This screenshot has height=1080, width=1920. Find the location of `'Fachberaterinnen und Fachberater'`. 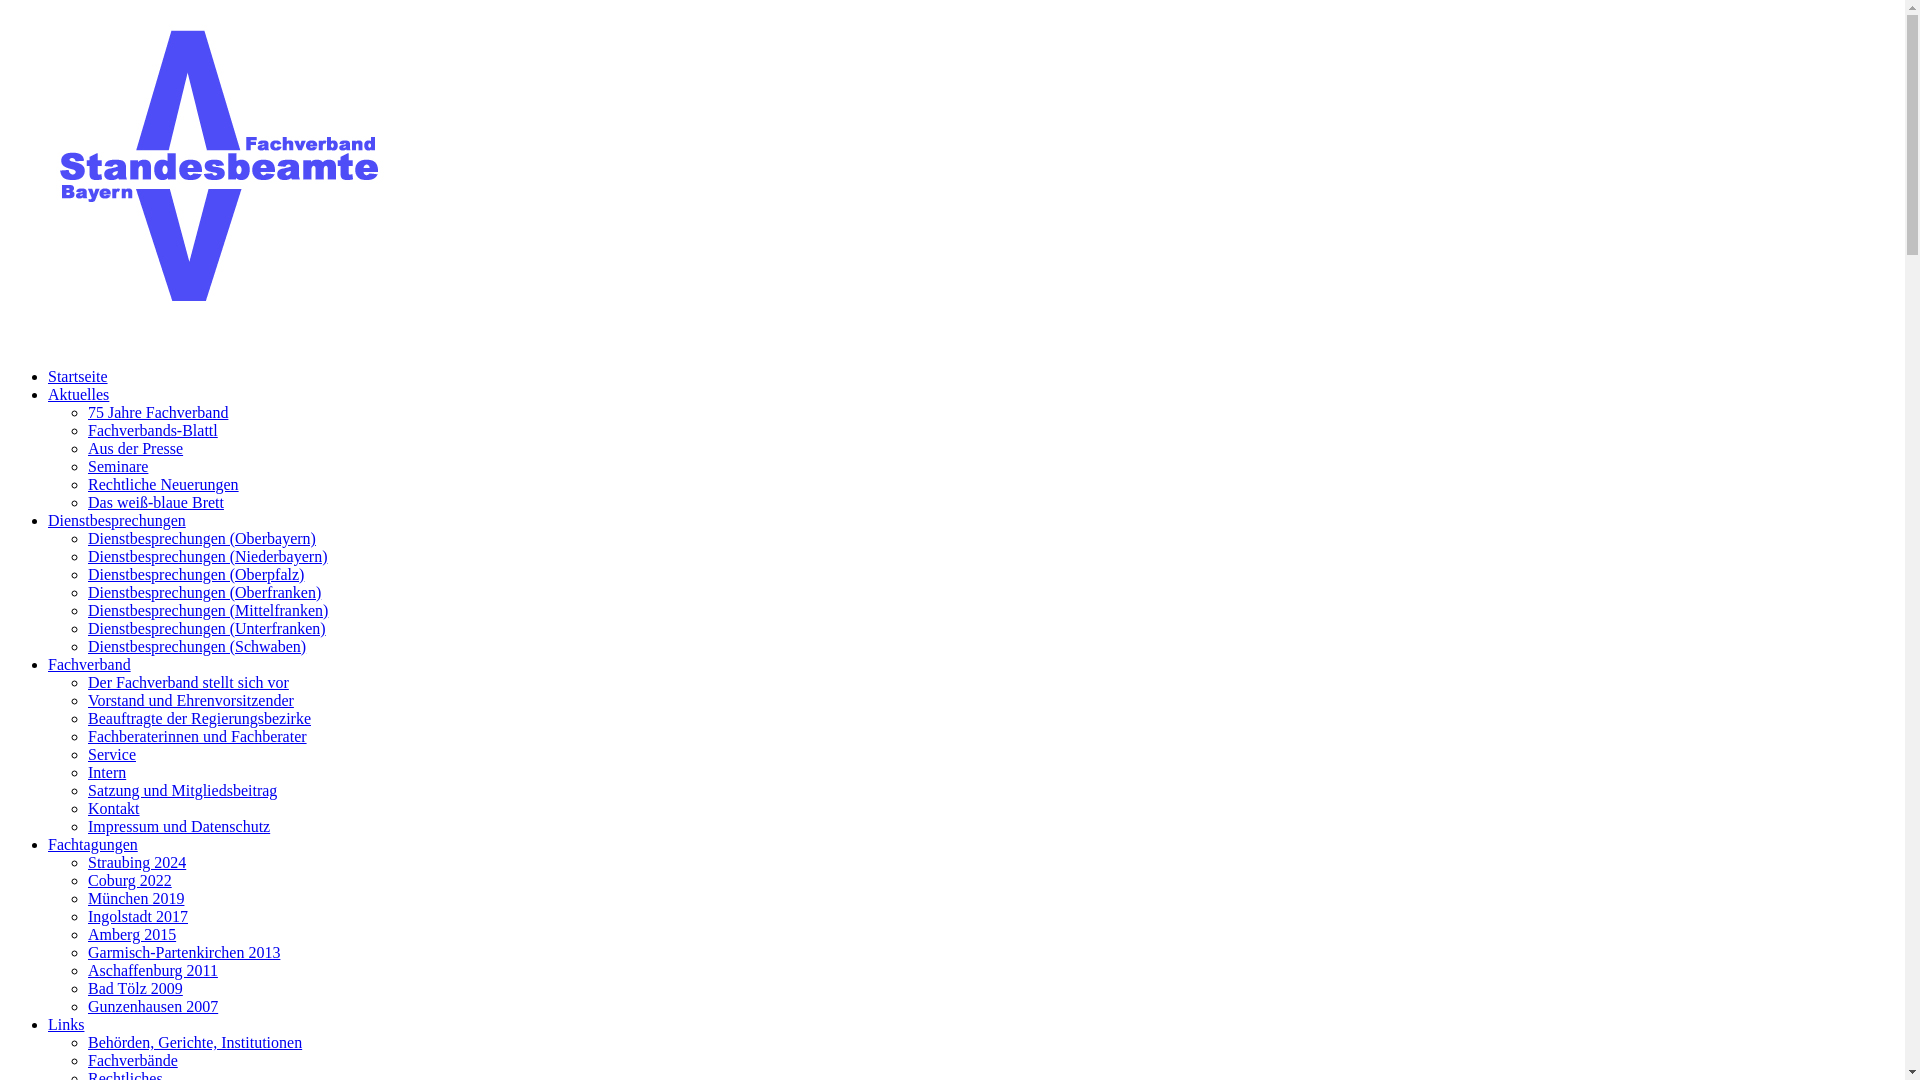

'Fachberaterinnen und Fachberater' is located at coordinates (197, 736).